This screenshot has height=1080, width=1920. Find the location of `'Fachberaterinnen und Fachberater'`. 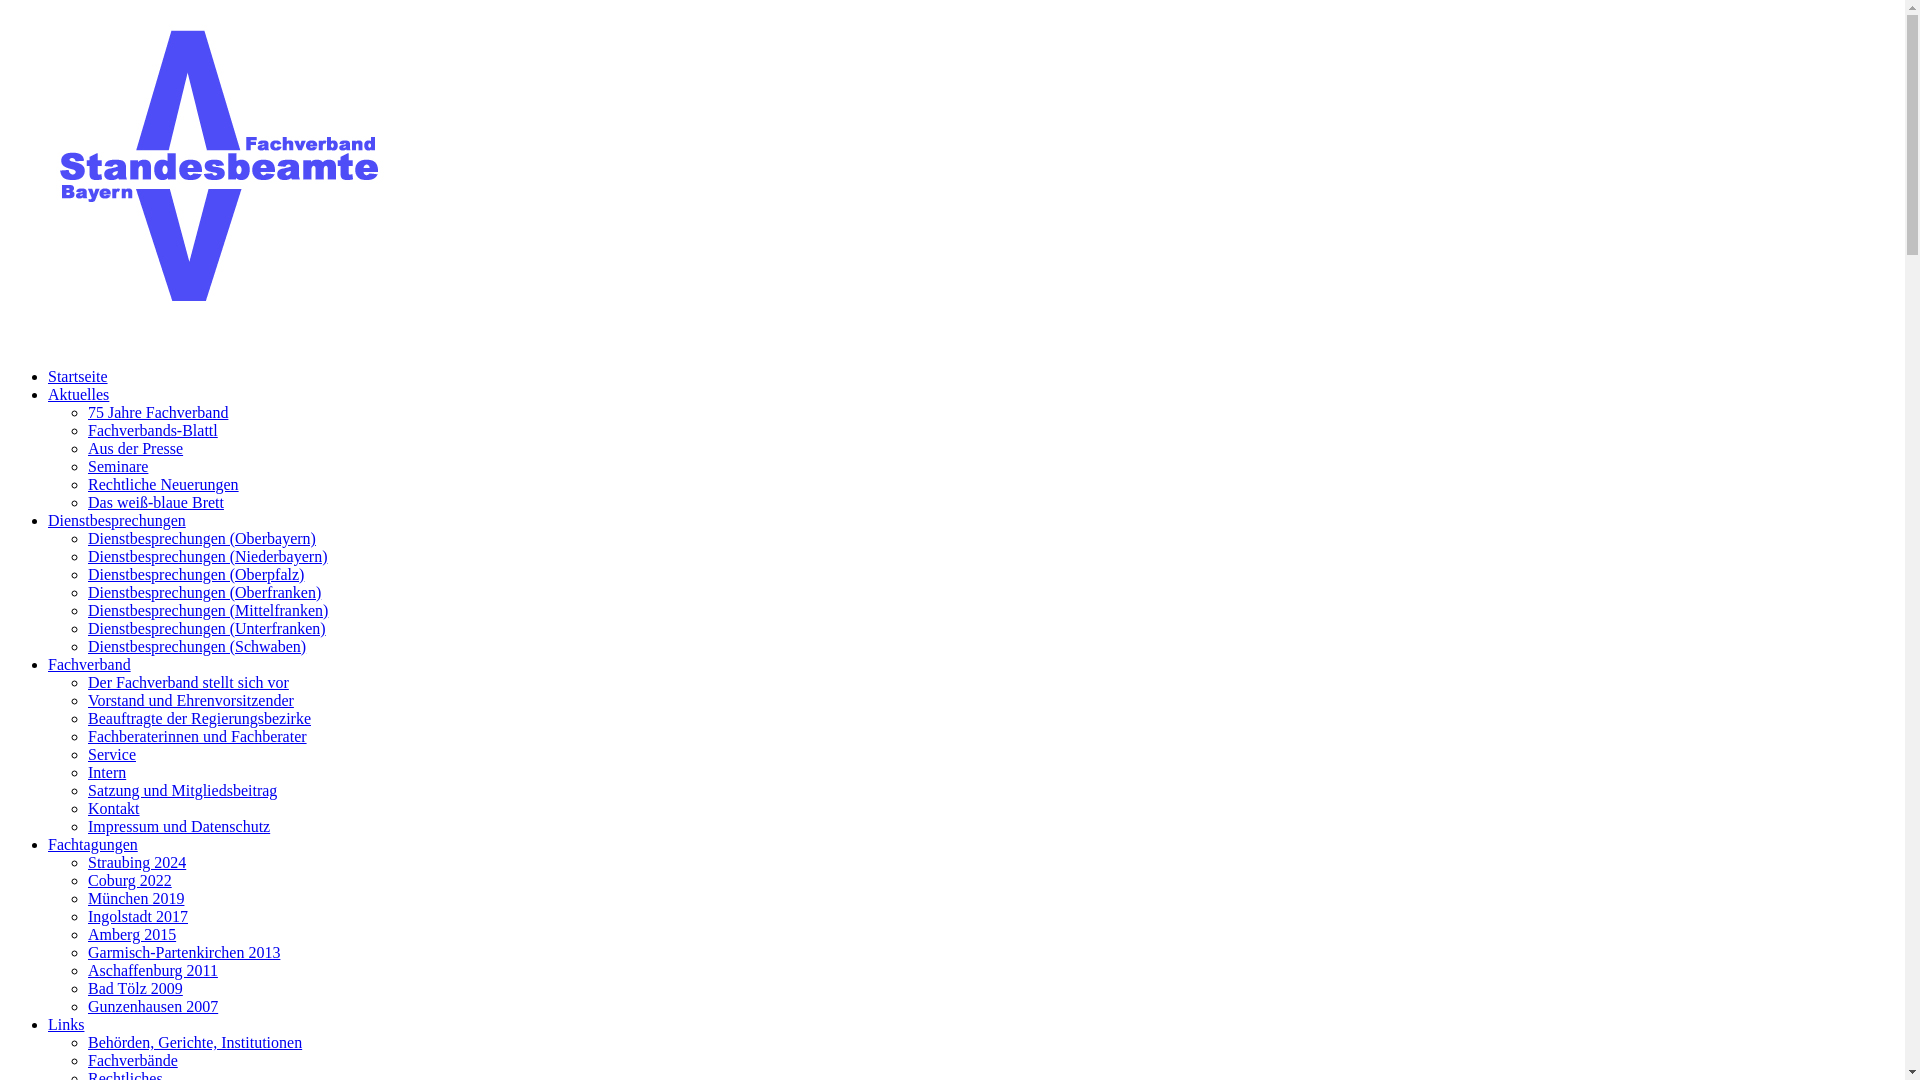

'Fachberaterinnen und Fachberater' is located at coordinates (197, 736).